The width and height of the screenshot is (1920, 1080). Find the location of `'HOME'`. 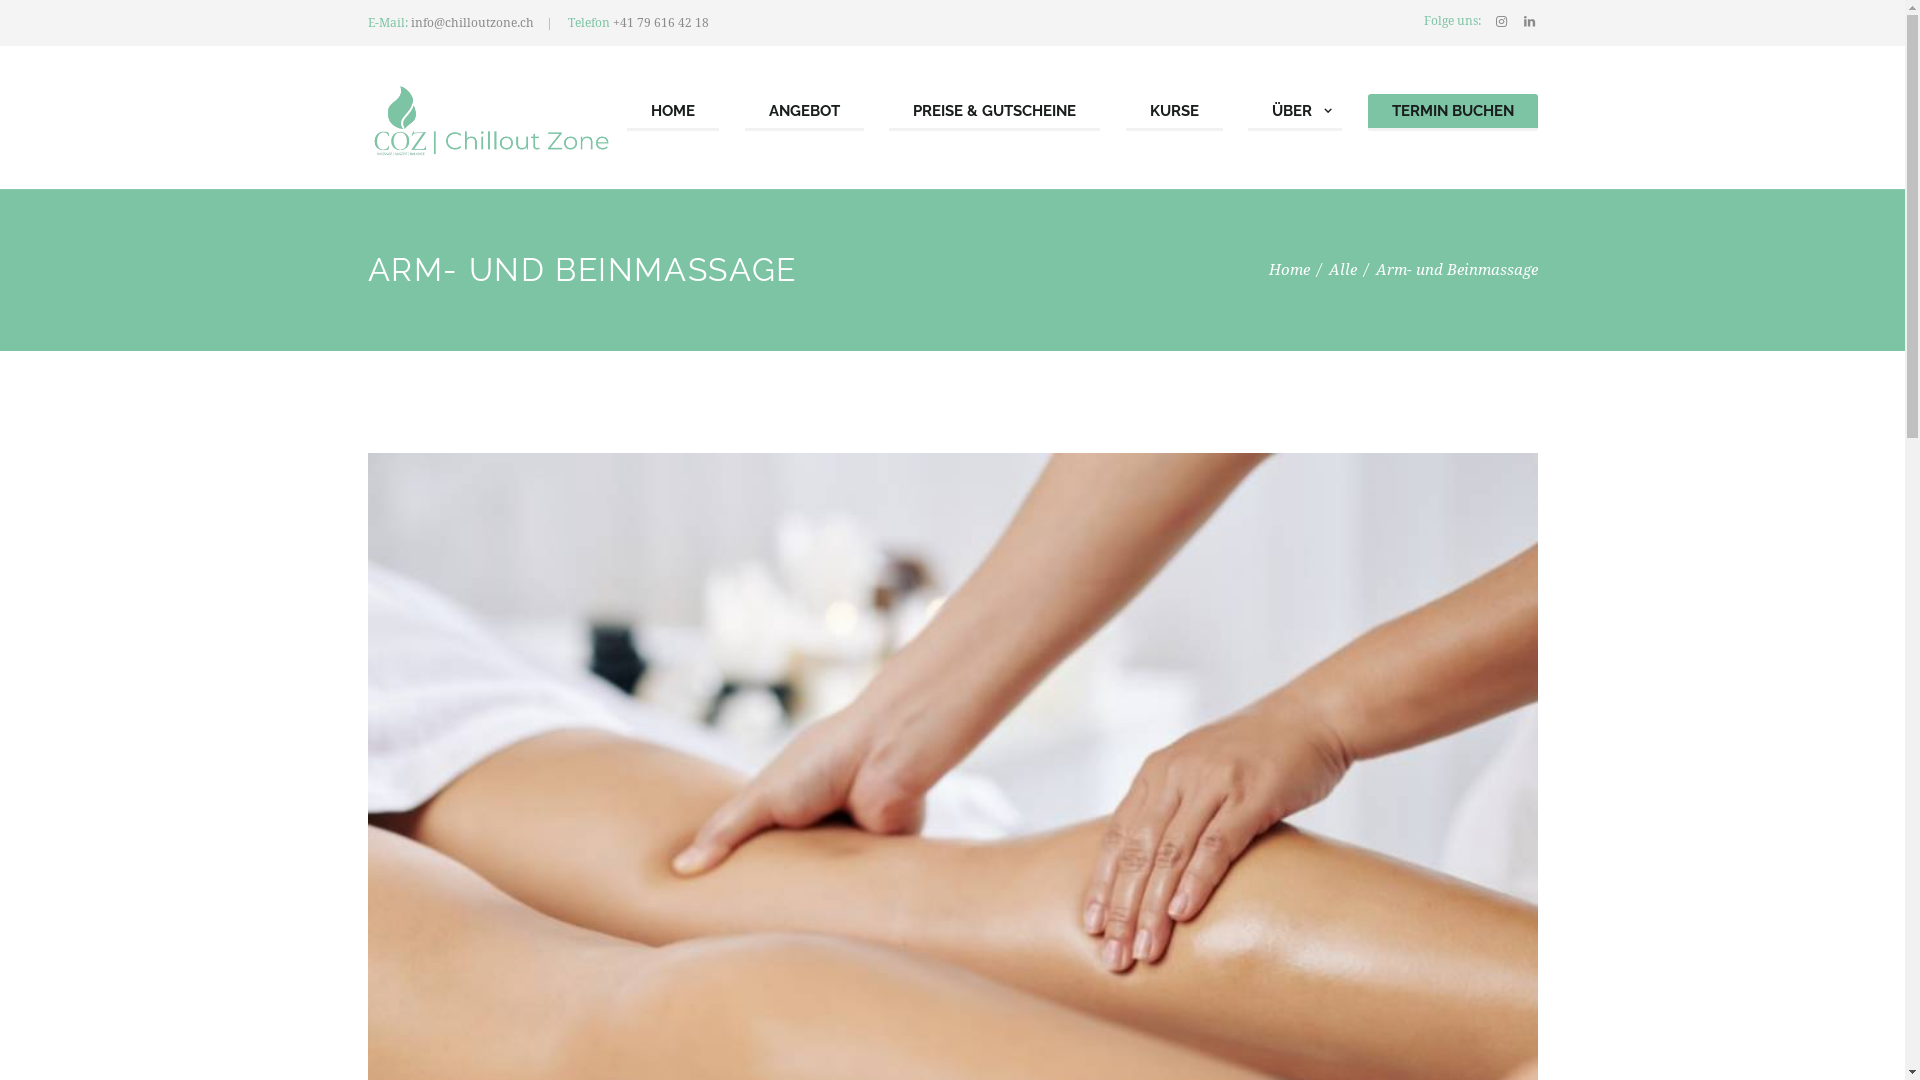

'HOME' is located at coordinates (672, 112).